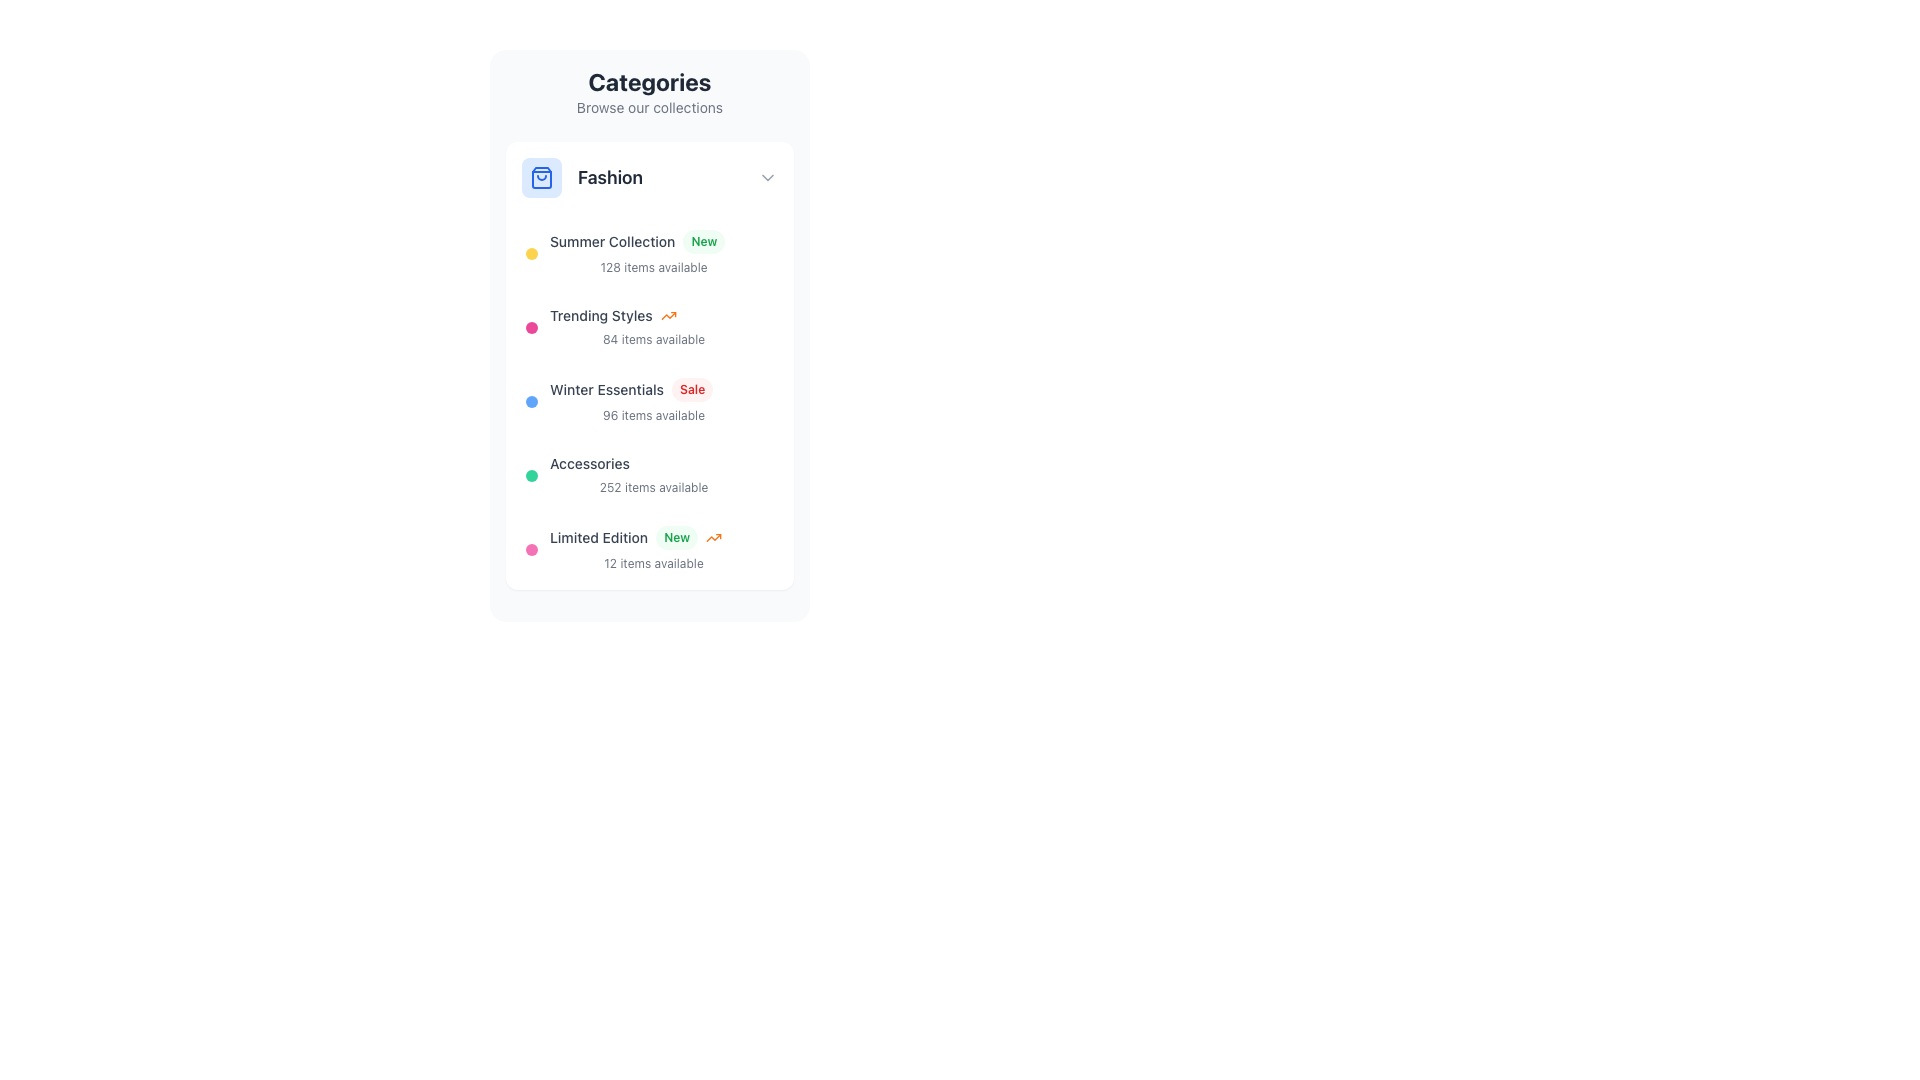 This screenshot has height=1080, width=1920. Describe the element at coordinates (653, 253) in the screenshot. I see `the 'Summer Collection' text label, which is the first item in the 'Fashion' category and positioned below a yellow circular icon` at that location.